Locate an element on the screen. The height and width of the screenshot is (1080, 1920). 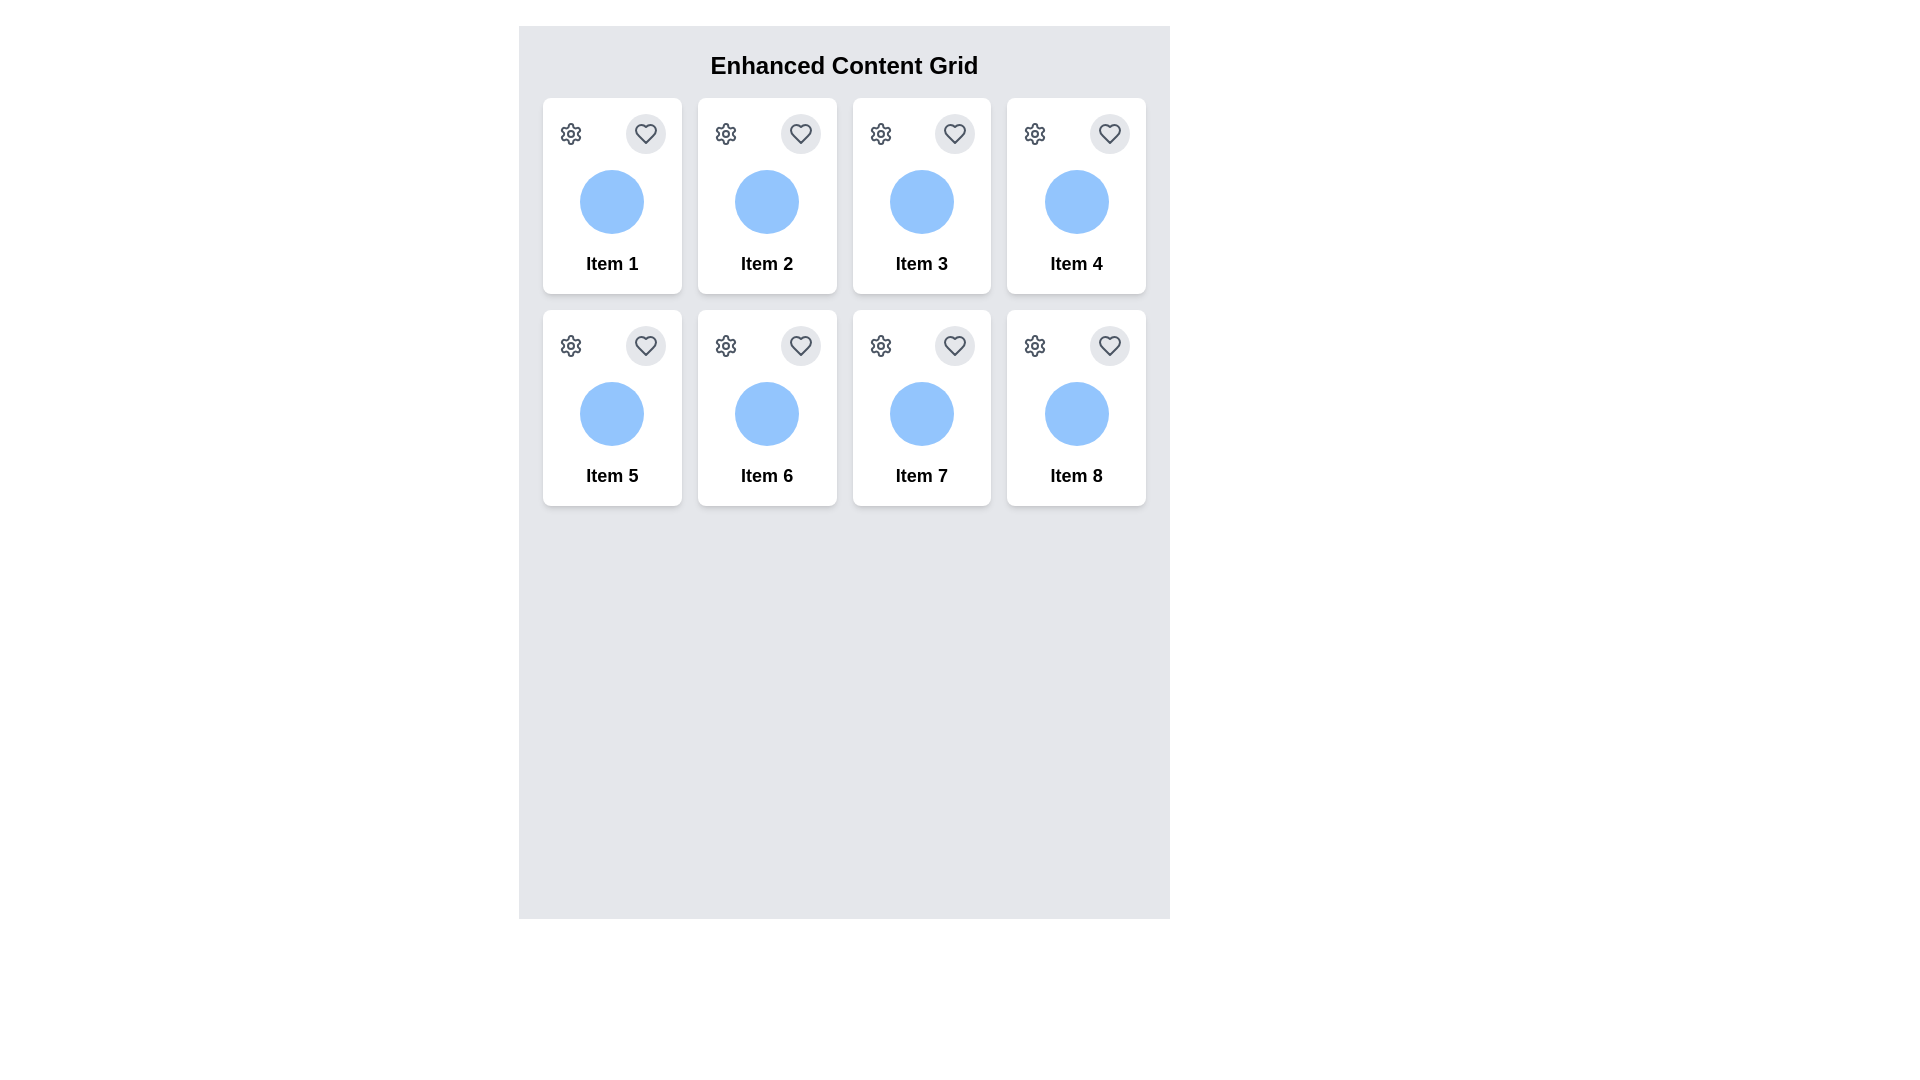
the gear icon located in the top-left corner of the card labeled 'Item 2' is located at coordinates (724, 134).